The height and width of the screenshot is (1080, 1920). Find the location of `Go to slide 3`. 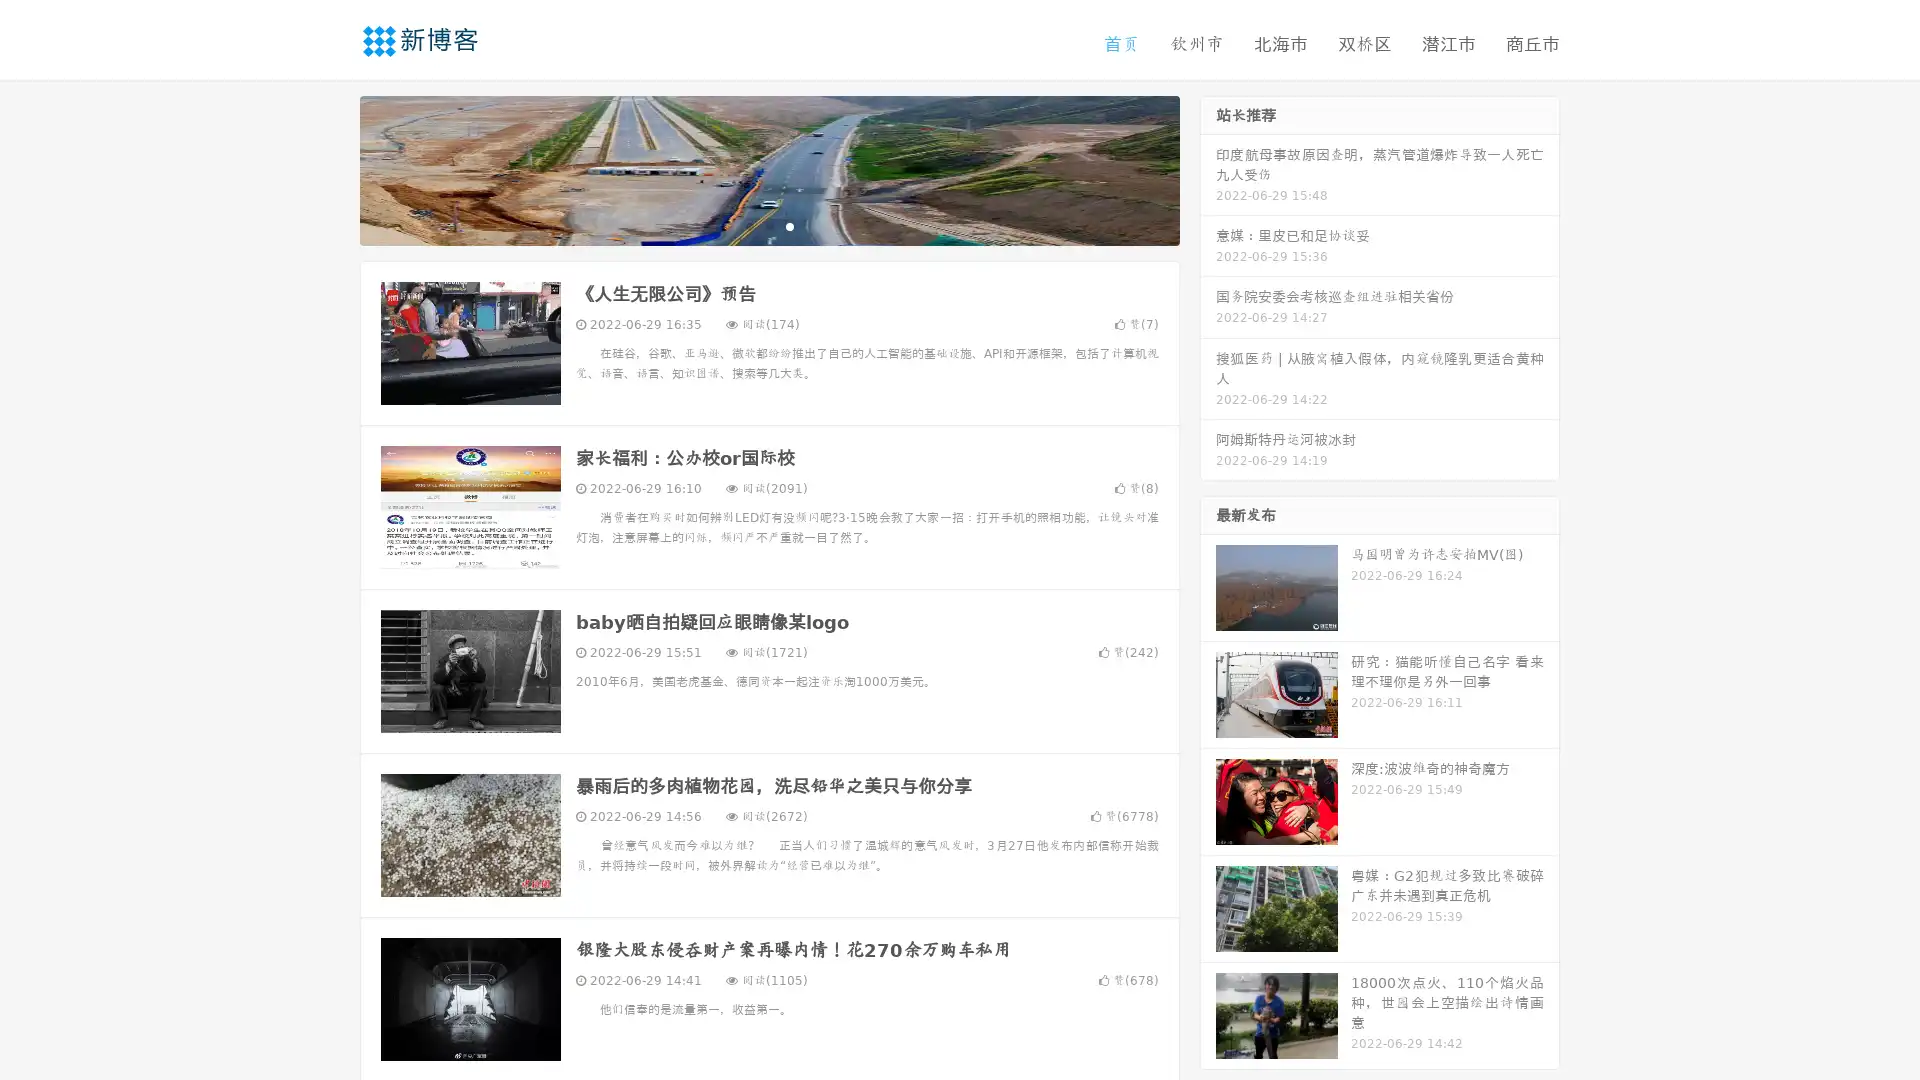

Go to slide 3 is located at coordinates (789, 225).